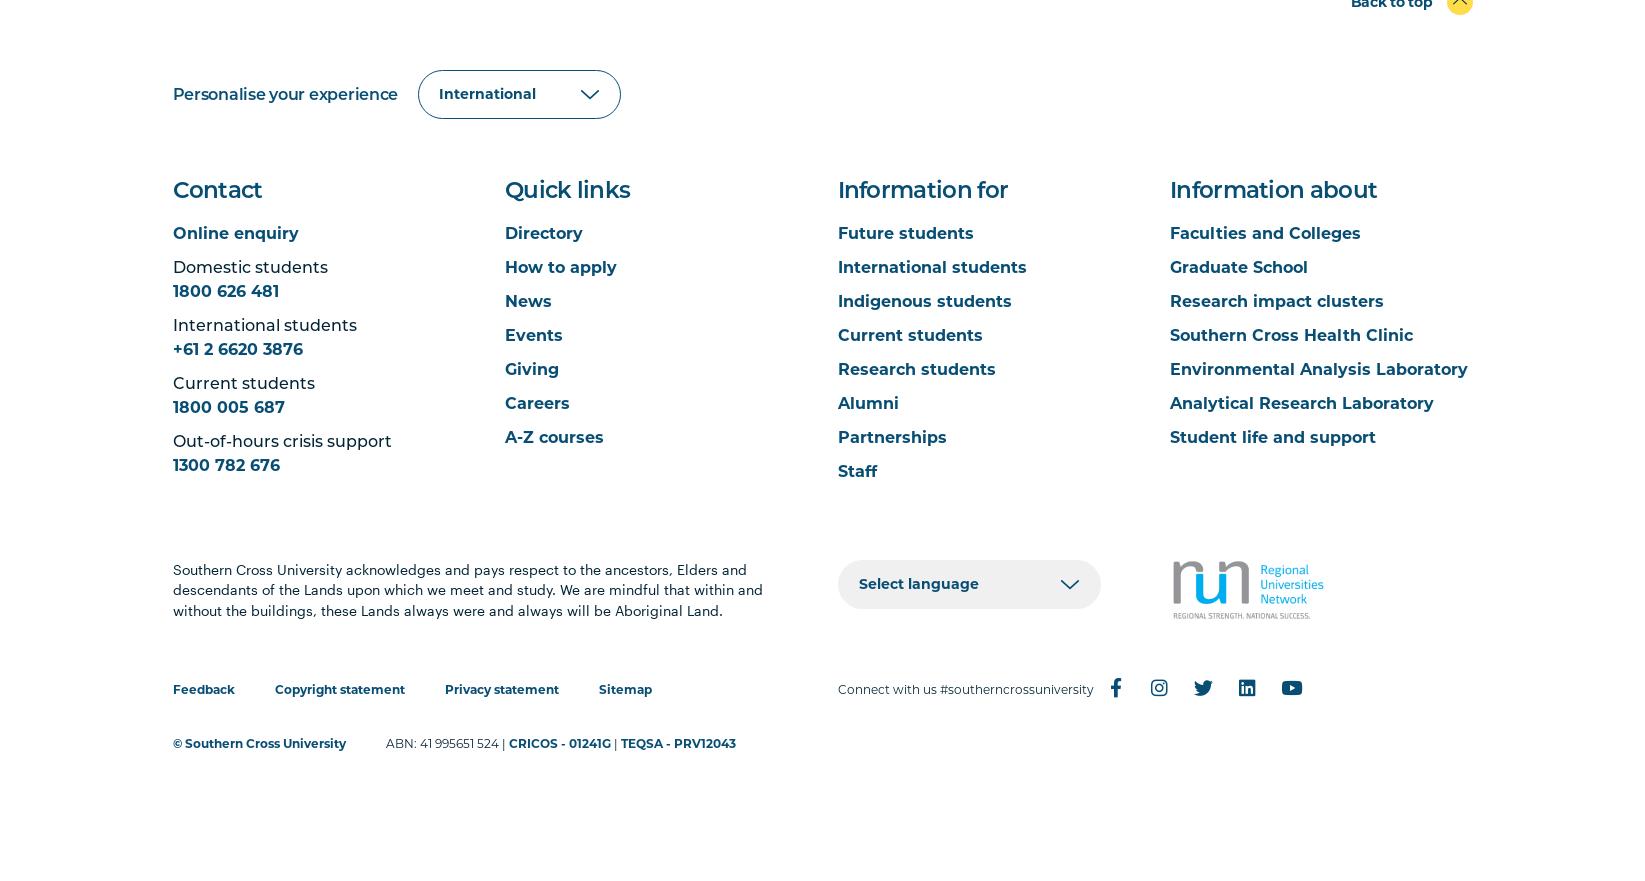  I want to click on 'Sitemap', so click(596, 687).